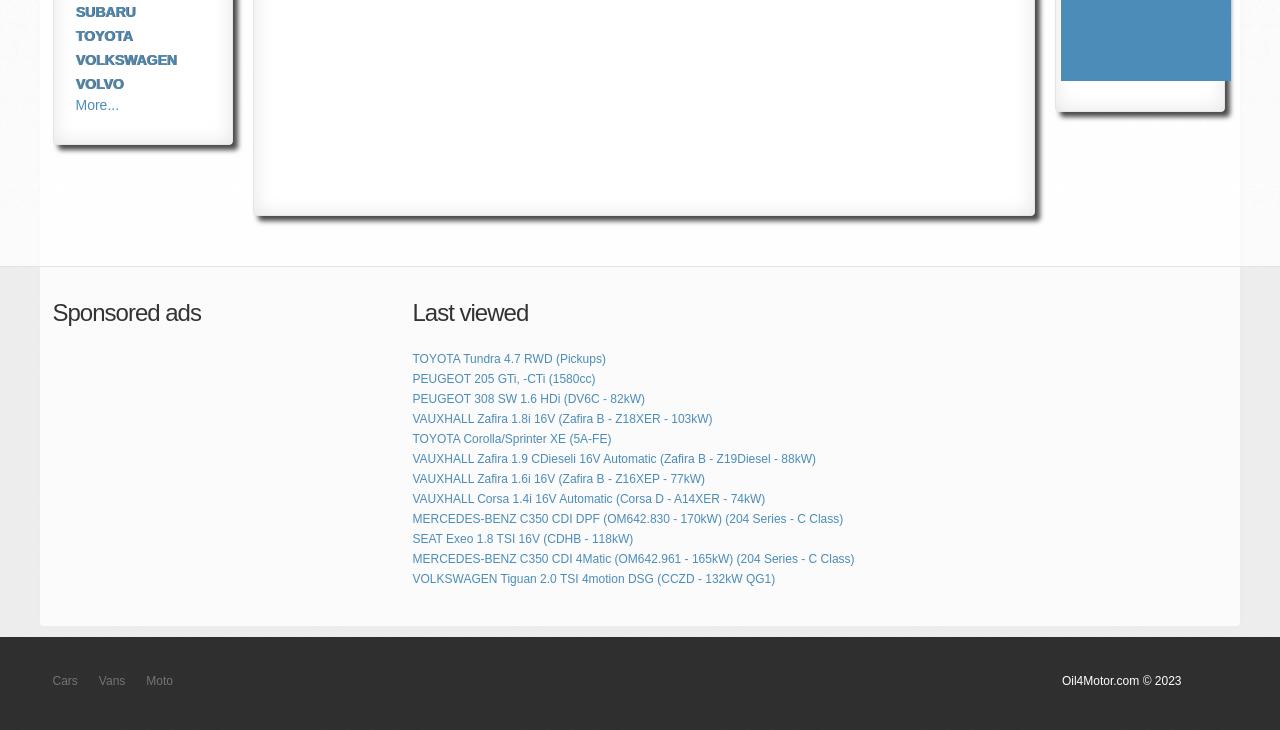  What do you see at coordinates (411, 538) in the screenshot?
I see `'SEAT Exeo 1.8 TSI 16V (CDHB - 118kW)'` at bounding box center [411, 538].